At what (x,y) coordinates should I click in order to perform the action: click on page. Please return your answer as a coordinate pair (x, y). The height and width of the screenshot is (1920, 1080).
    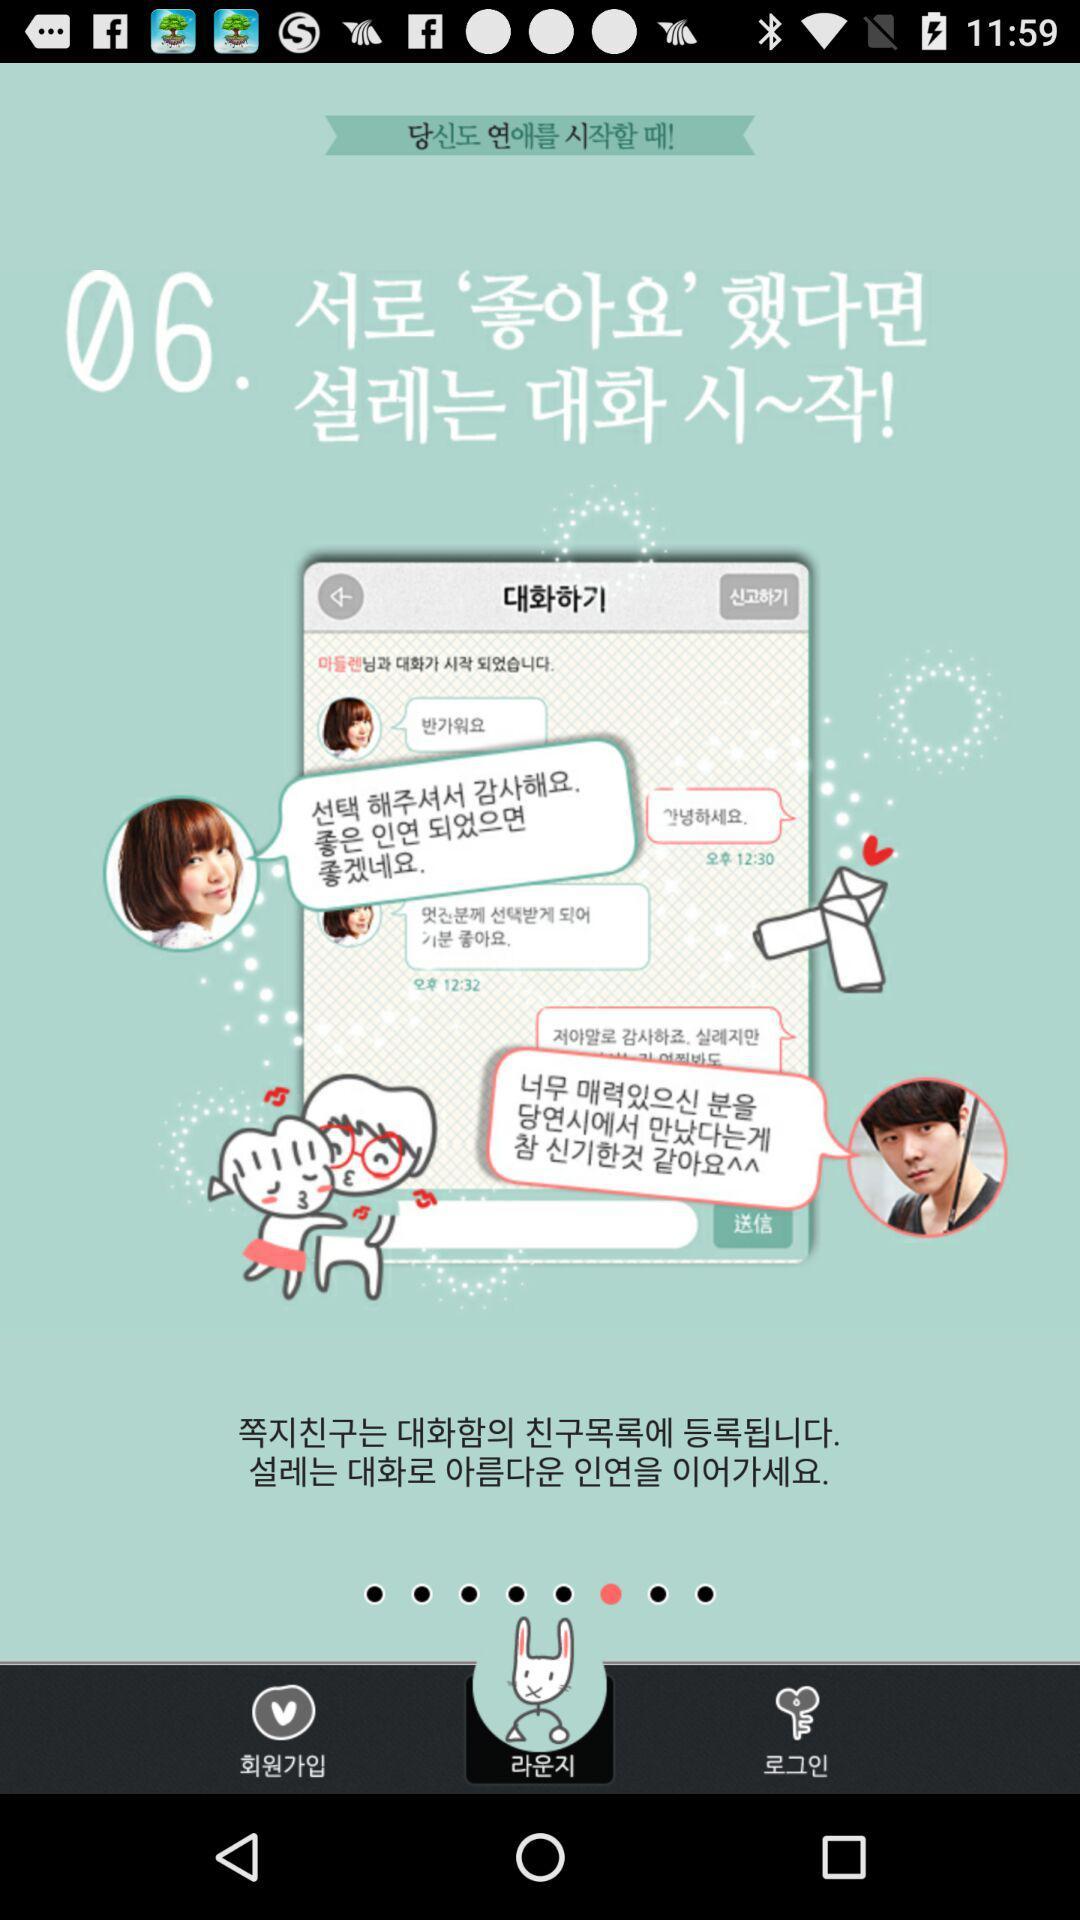
    Looking at the image, I should click on (563, 1593).